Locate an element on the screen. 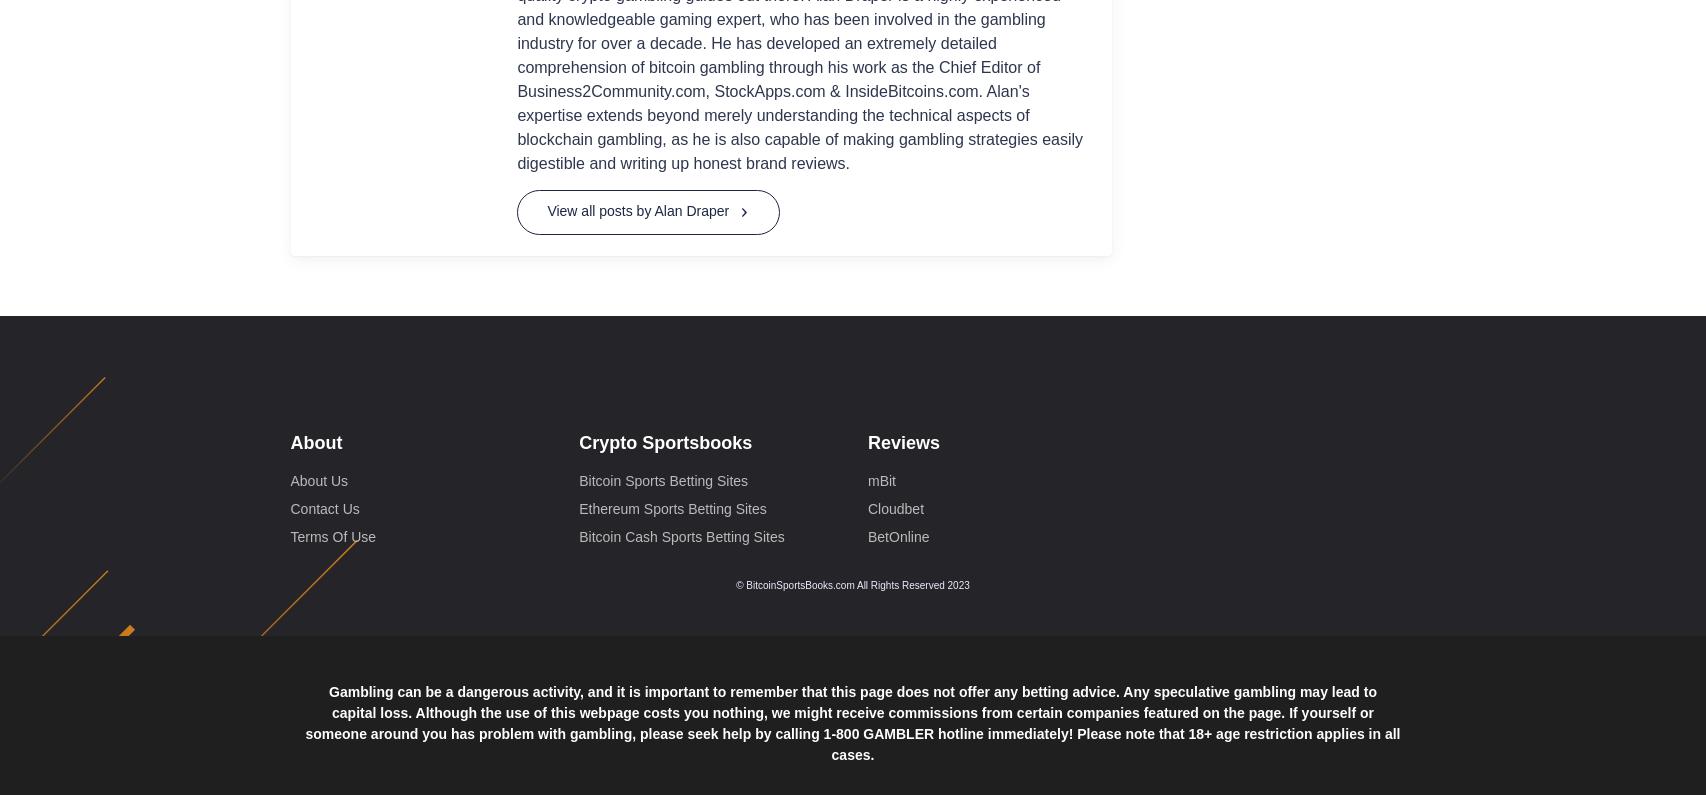 The height and width of the screenshot is (795, 1706). 'Ethereum Sports Betting Sites' is located at coordinates (671, 141).